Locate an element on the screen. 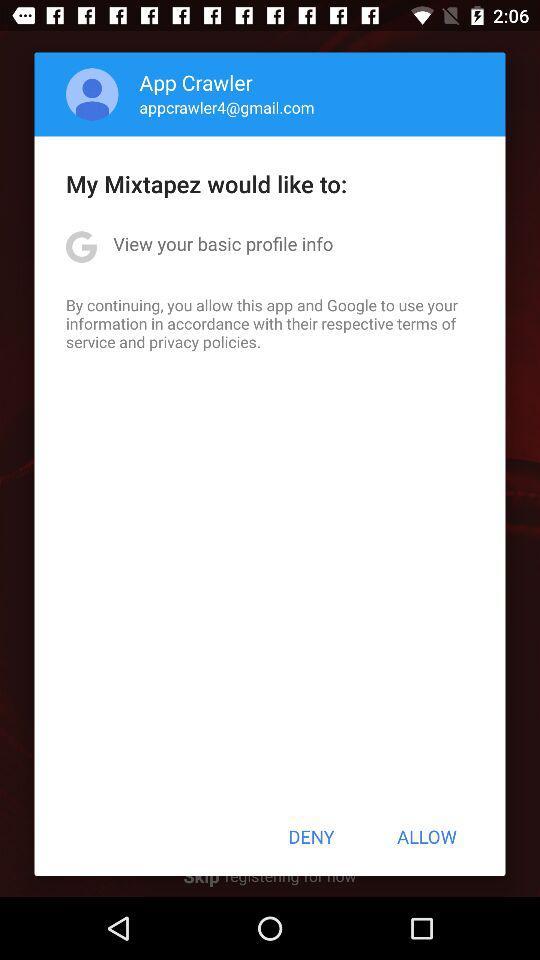  app crawler icon is located at coordinates (196, 82).